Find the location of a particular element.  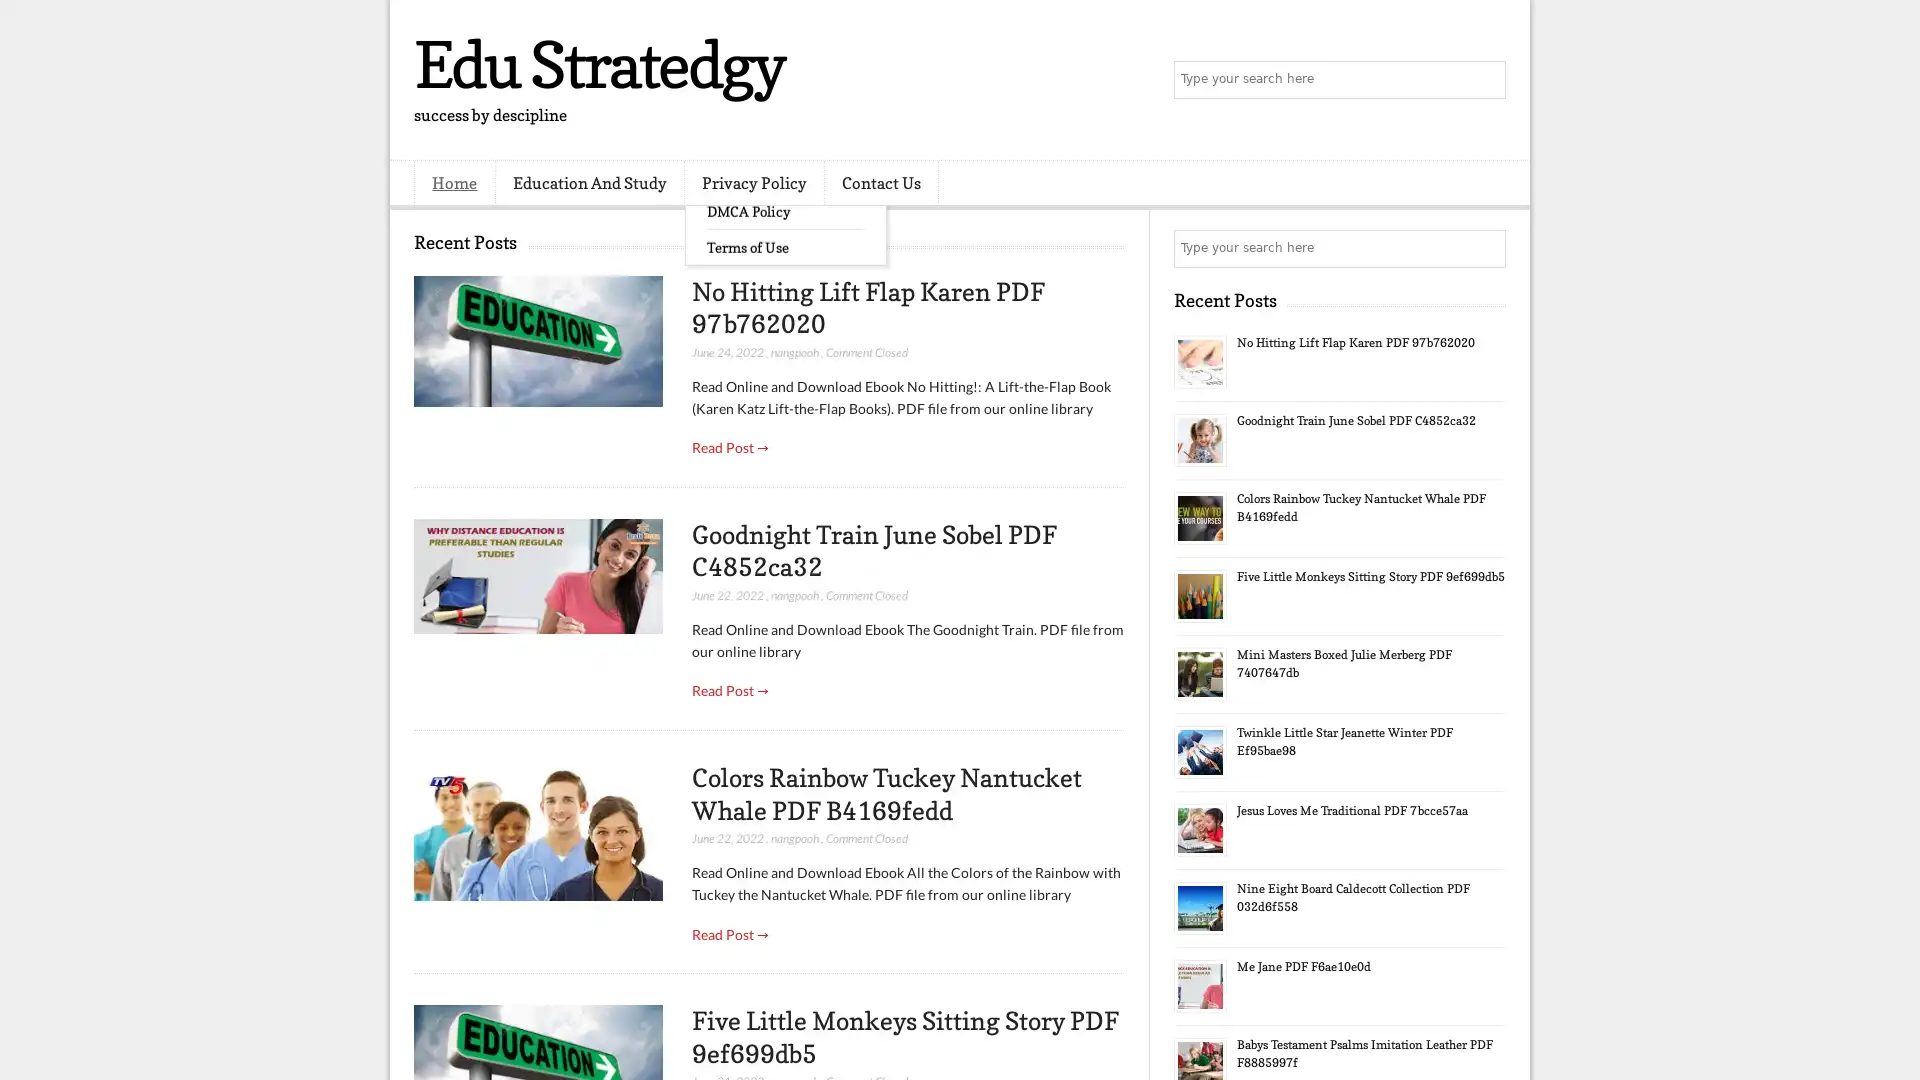

Search is located at coordinates (1485, 248).